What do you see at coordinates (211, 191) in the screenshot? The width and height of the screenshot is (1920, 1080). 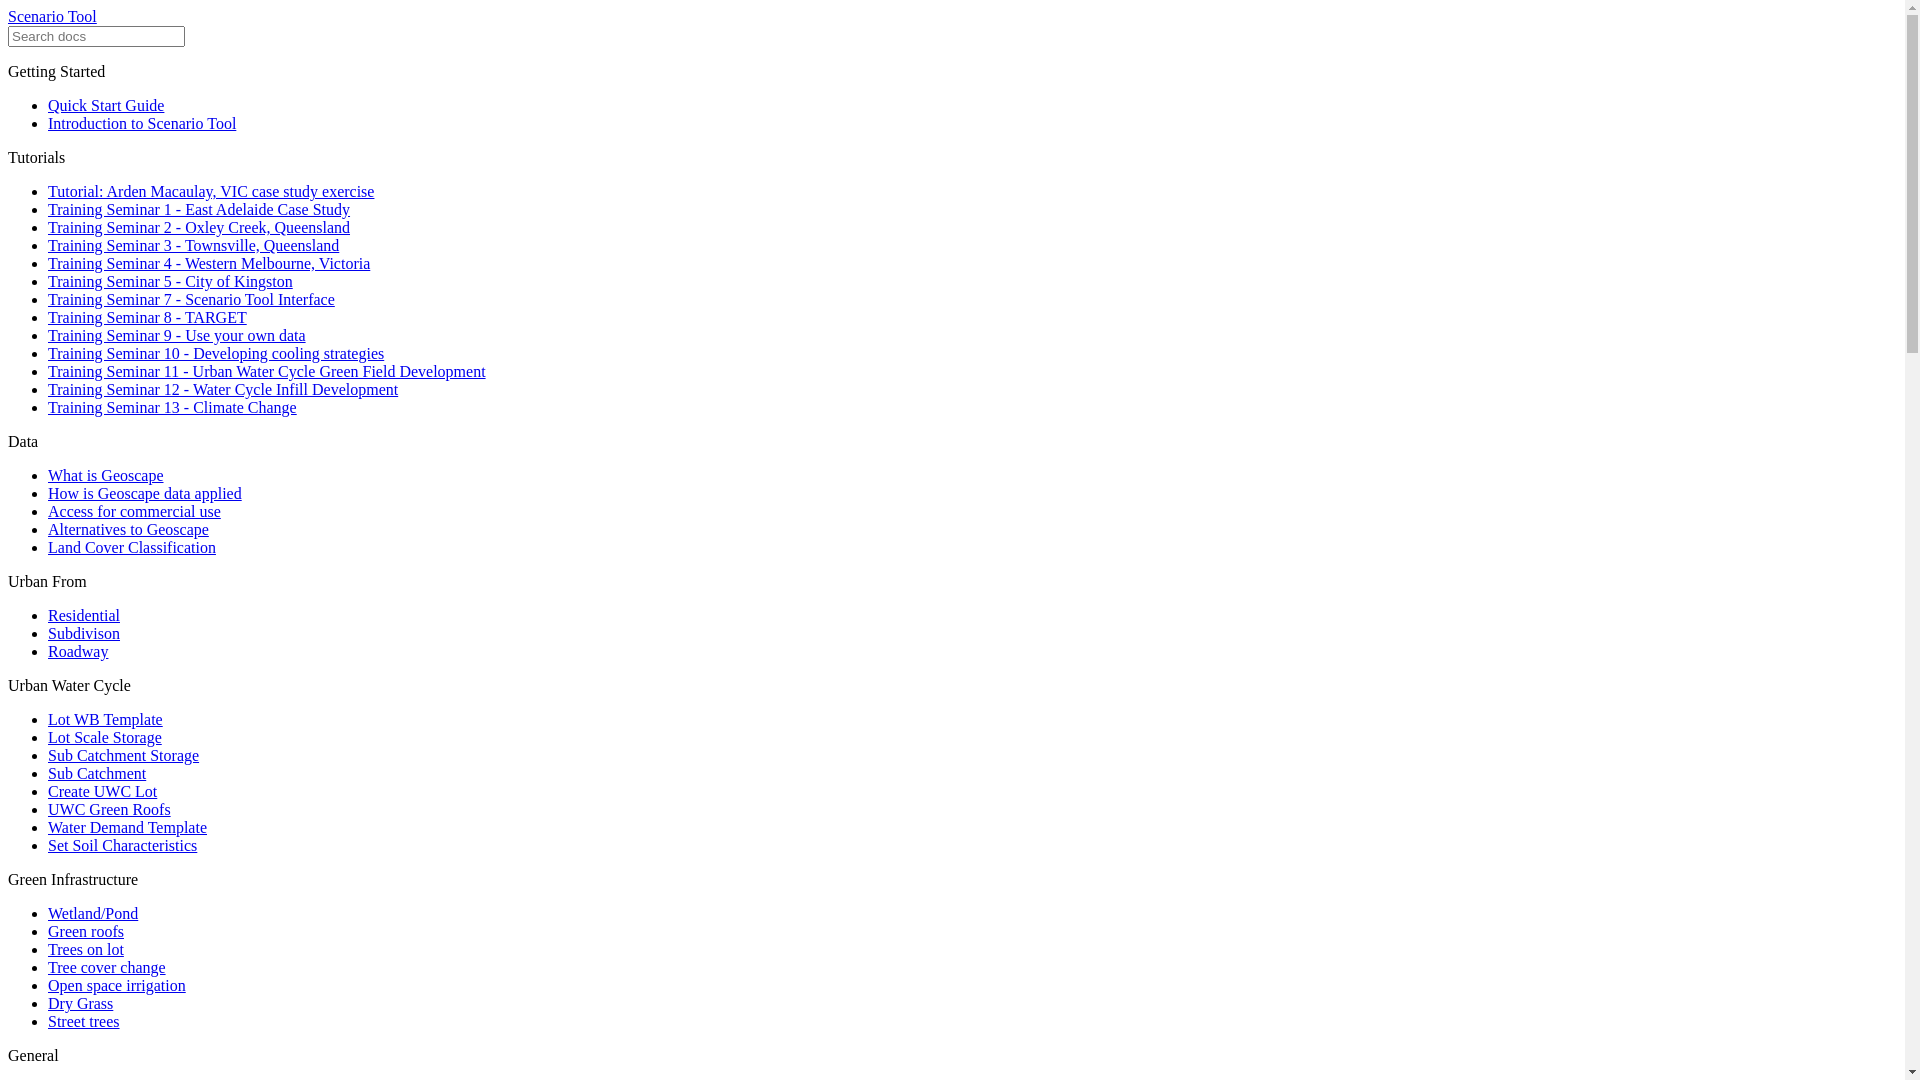 I see `'Tutorial: Arden Macaulay, VIC case study exercise'` at bounding box center [211, 191].